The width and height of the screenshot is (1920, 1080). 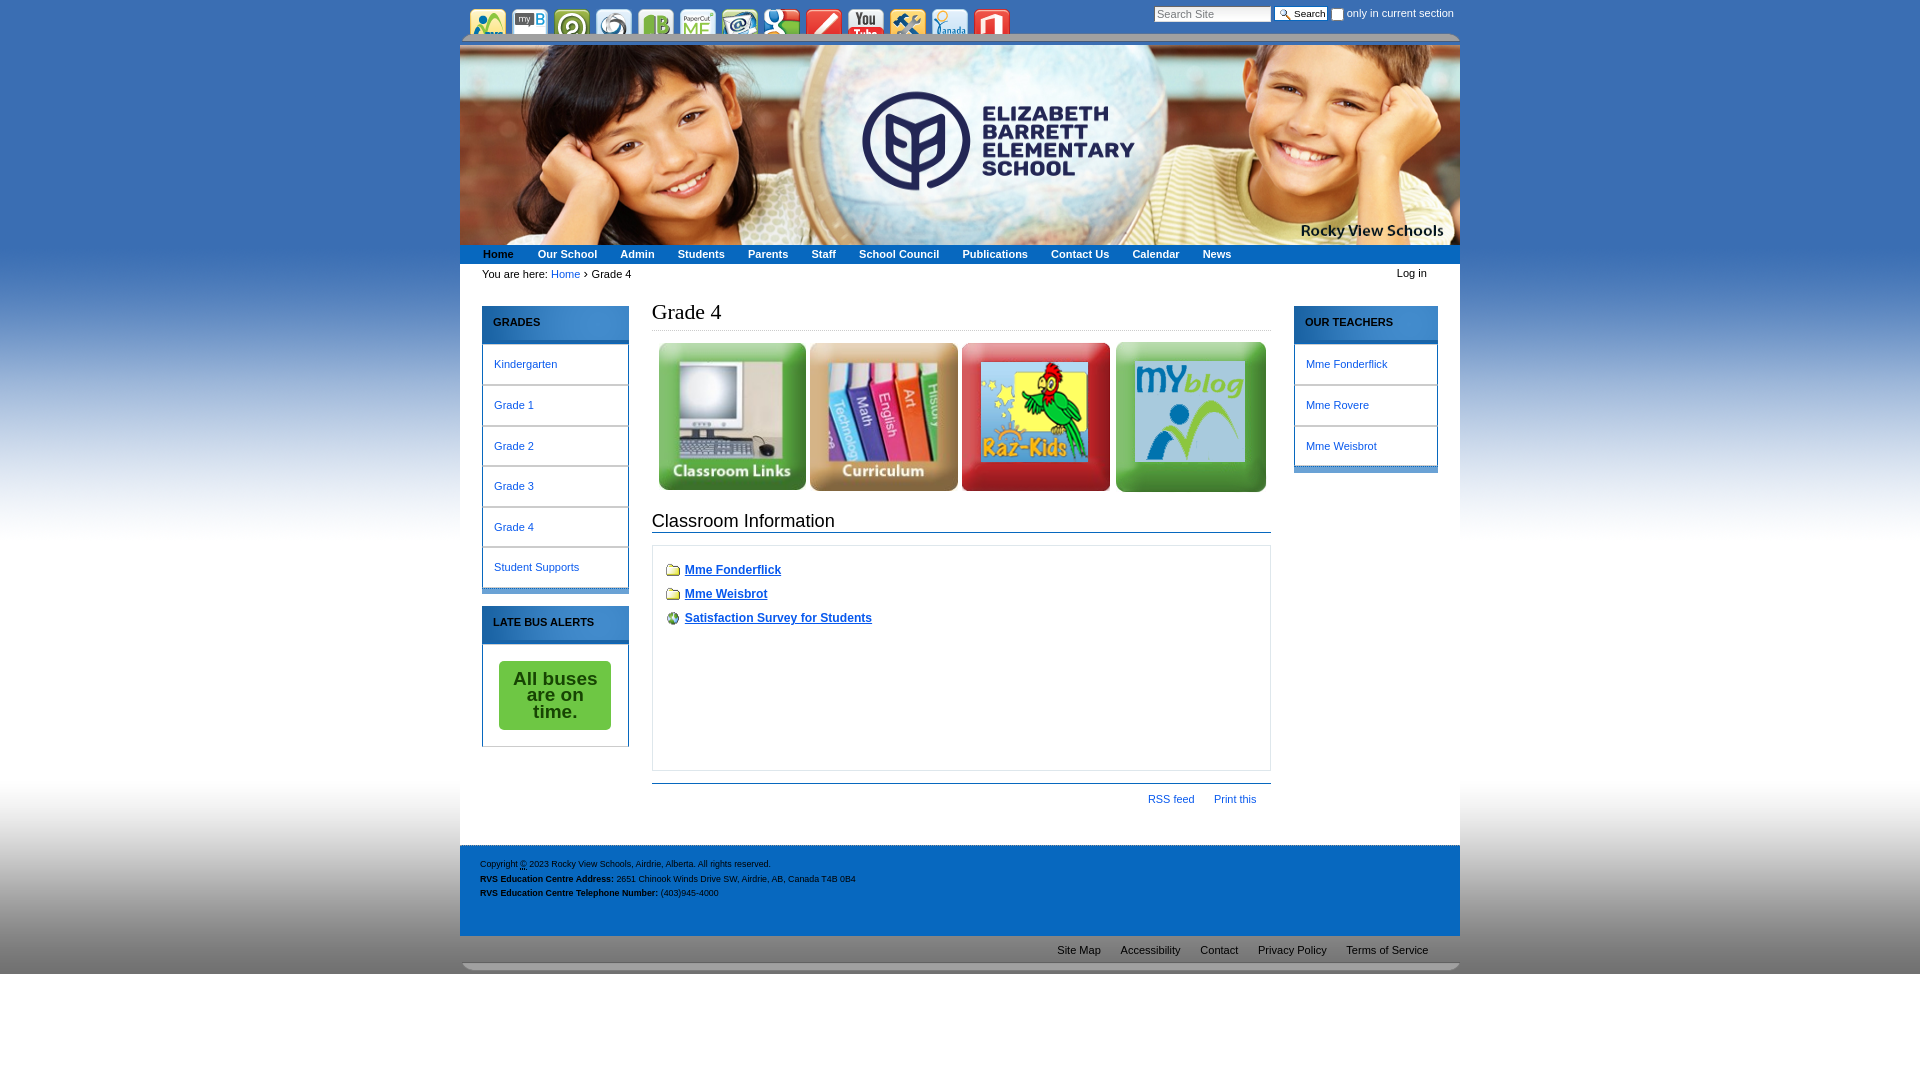 What do you see at coordinates (930, 26) in the screenshot?
I see `'Donations'` at bounding box center [930, 26].